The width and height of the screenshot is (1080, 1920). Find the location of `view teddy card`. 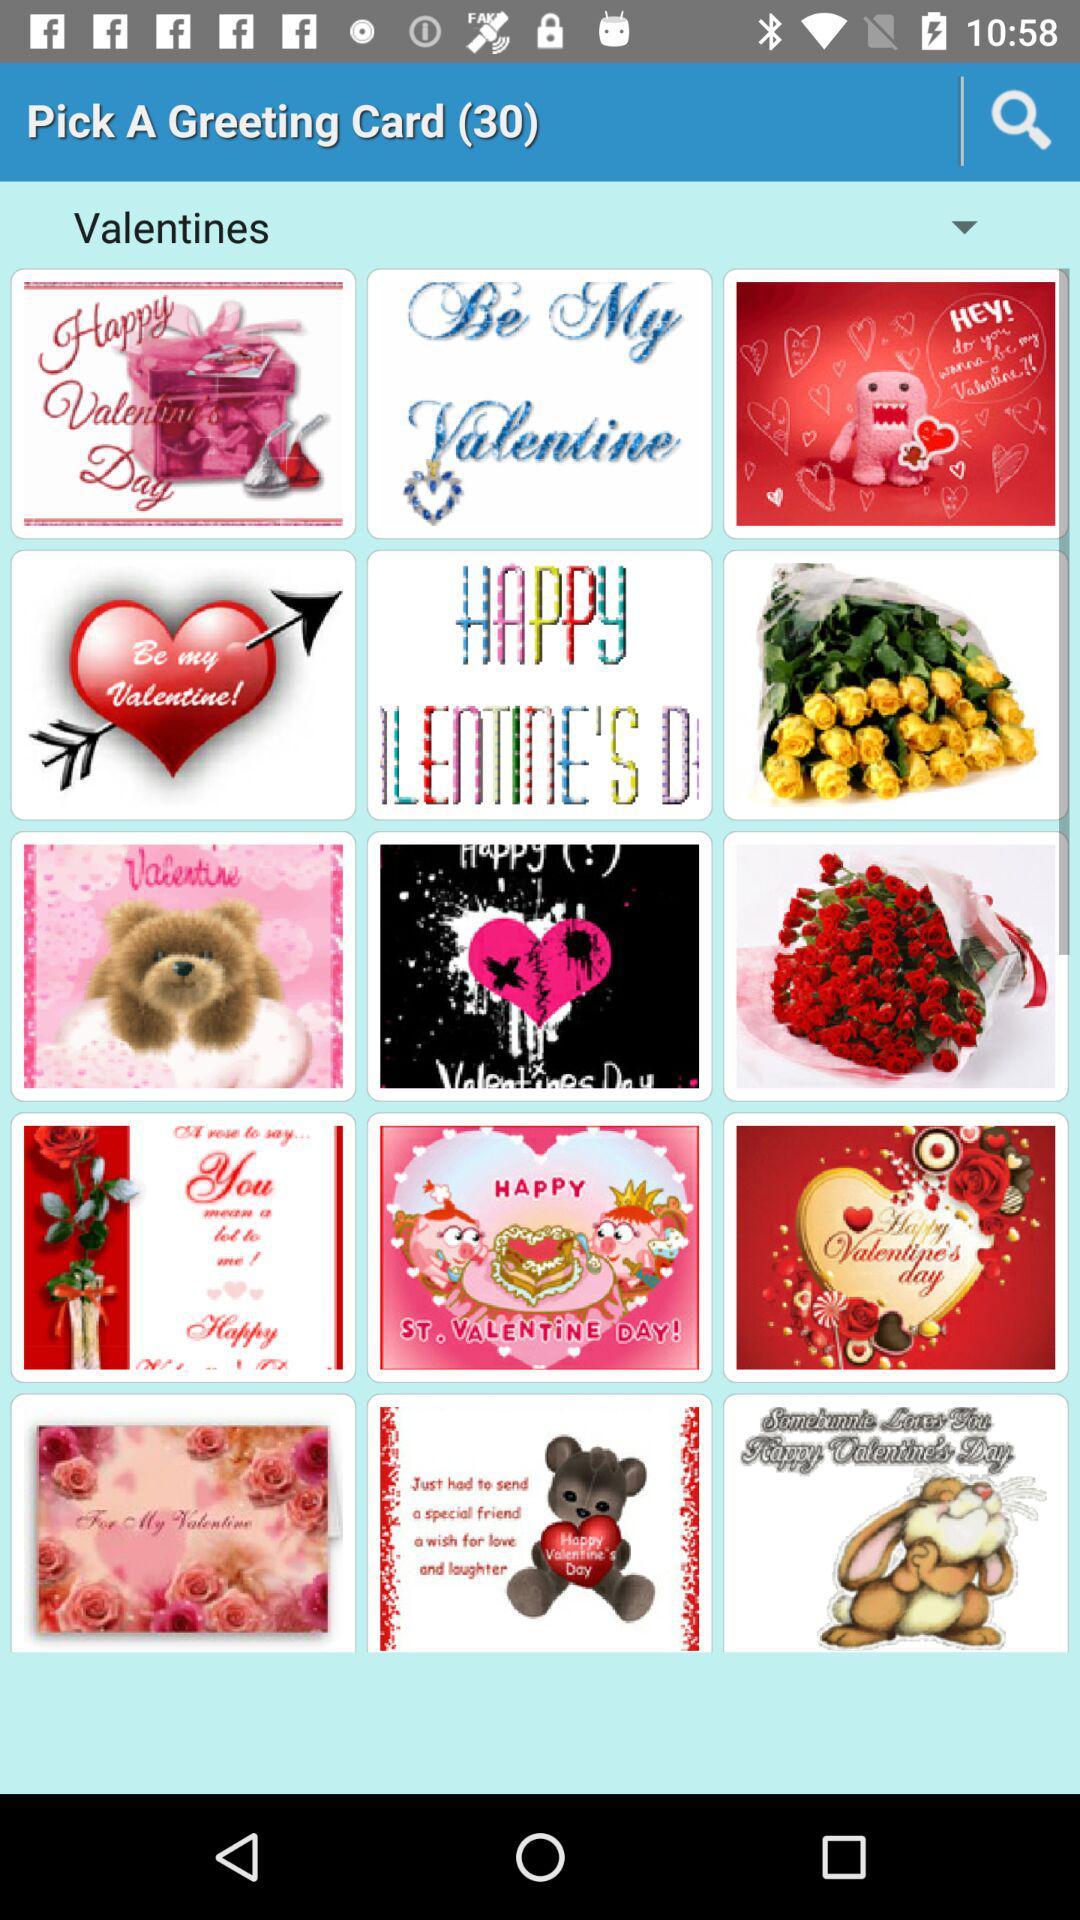

view teddy card is located at coordinates (538, 1527).